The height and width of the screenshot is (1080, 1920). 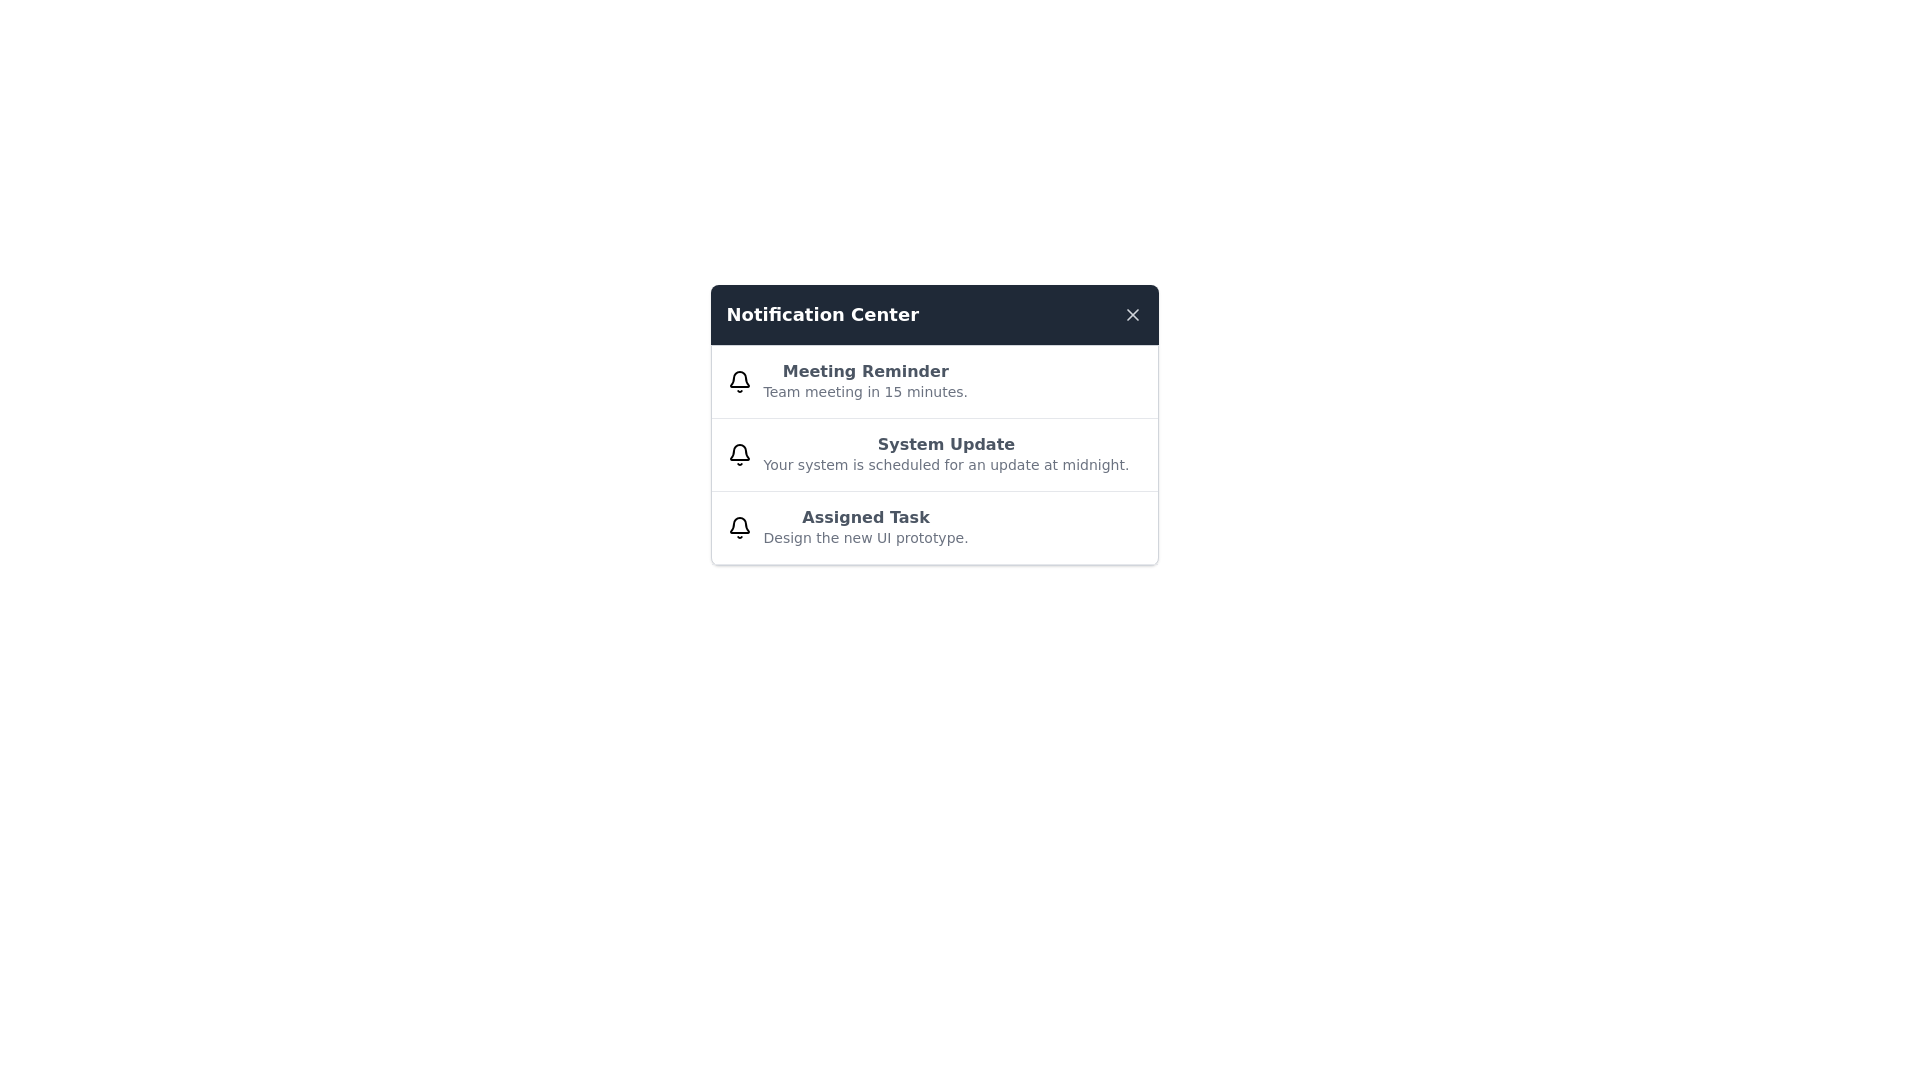 What do you see at coordinates (822, 315) in the screenshot?
I see `the 'Notification Center' text label, which is a bold and prominently displayed header located at the top of the notification popup window` at bounding box center [822, 315].